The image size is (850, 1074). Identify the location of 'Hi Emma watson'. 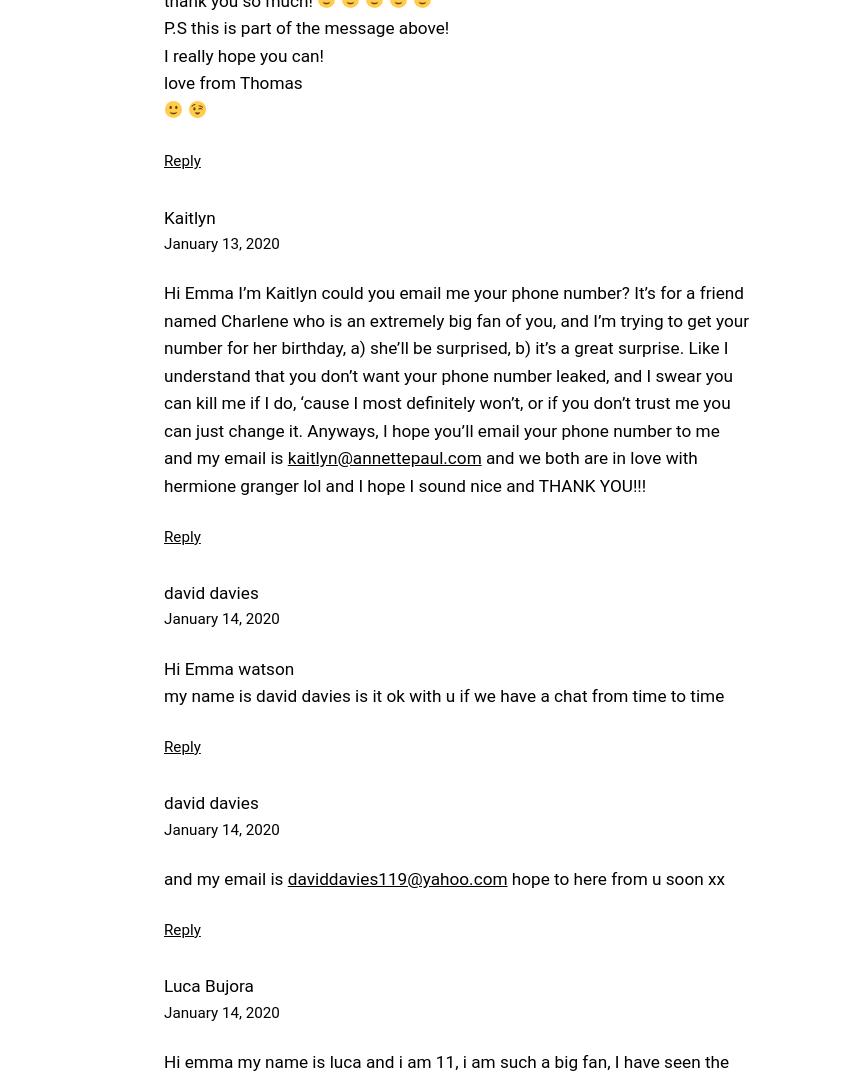
(163, 667).